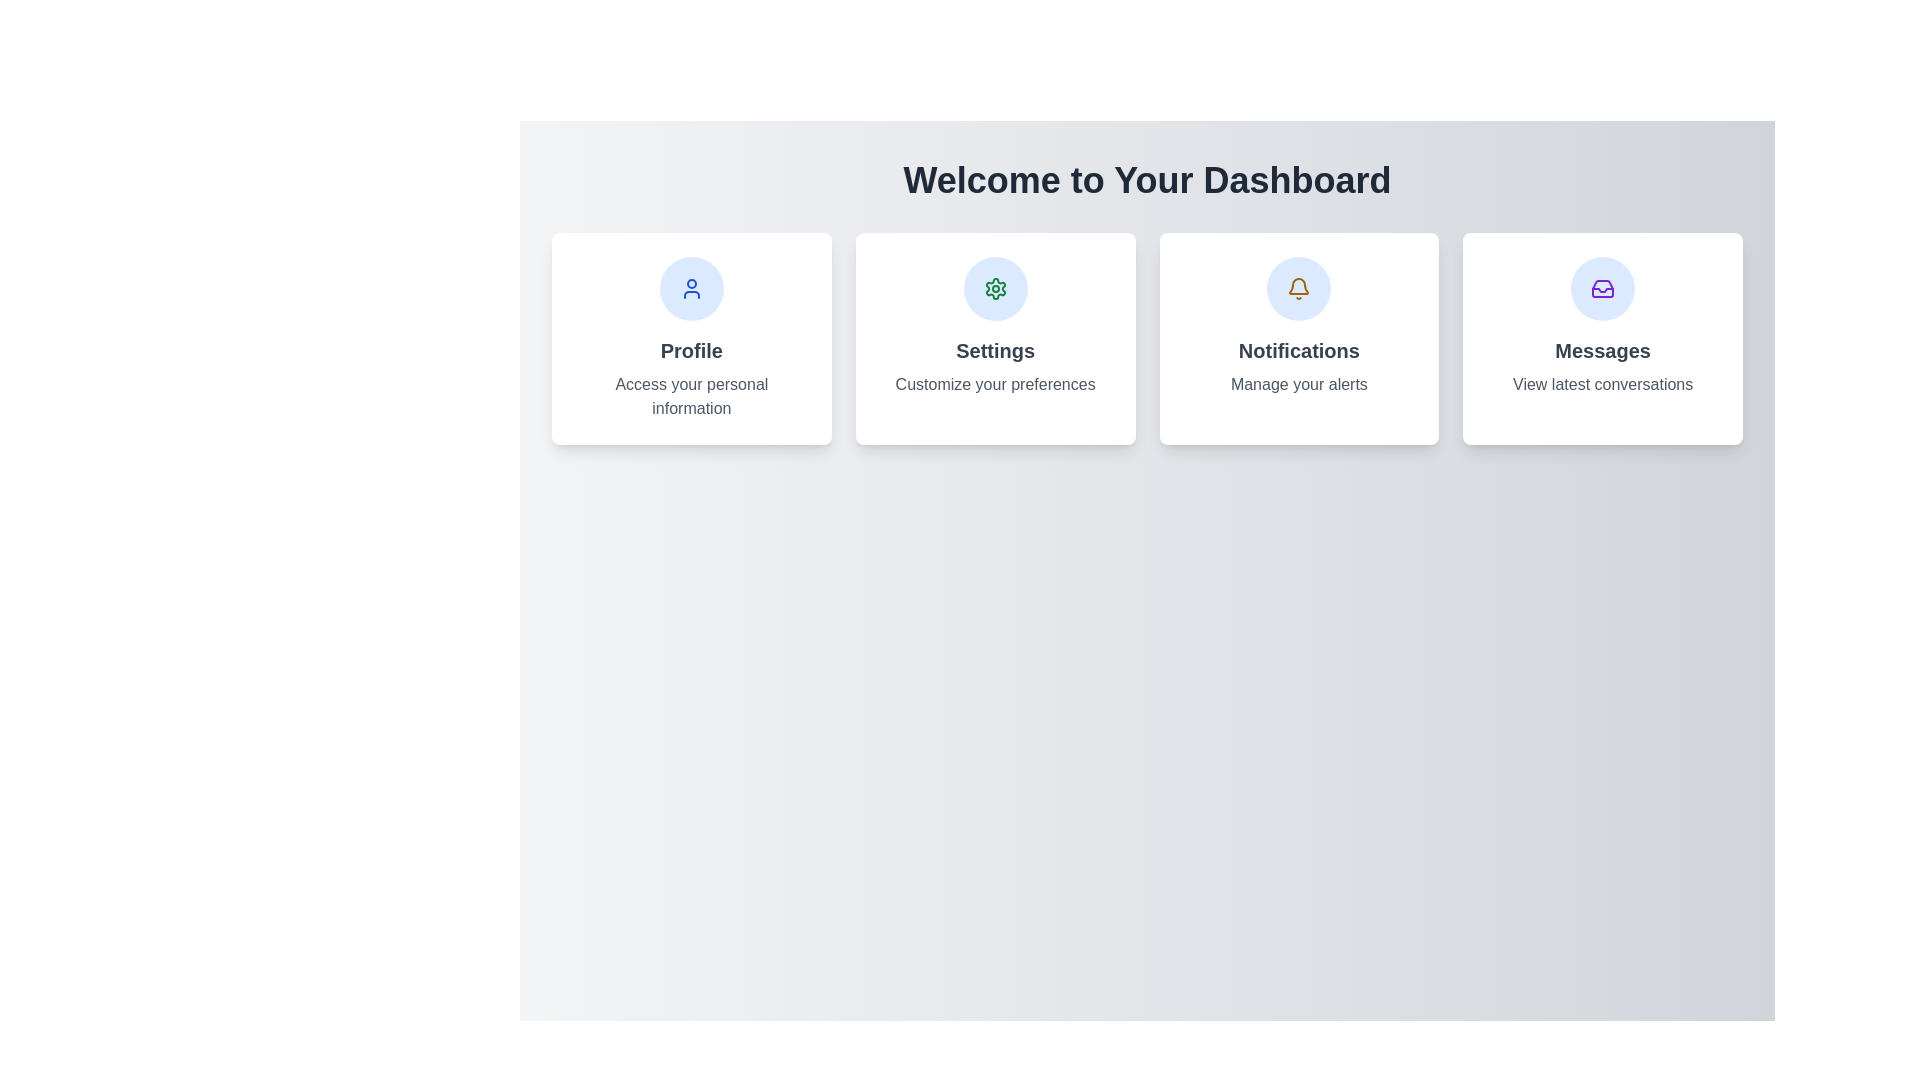 This screenshot has width=1920, height=1080. I want to click on title text of the card indicating the theme or purpose of the card's context, which relates to notifications, located at the top center of the card above 'Manage your alerts', so click(1299, 350).